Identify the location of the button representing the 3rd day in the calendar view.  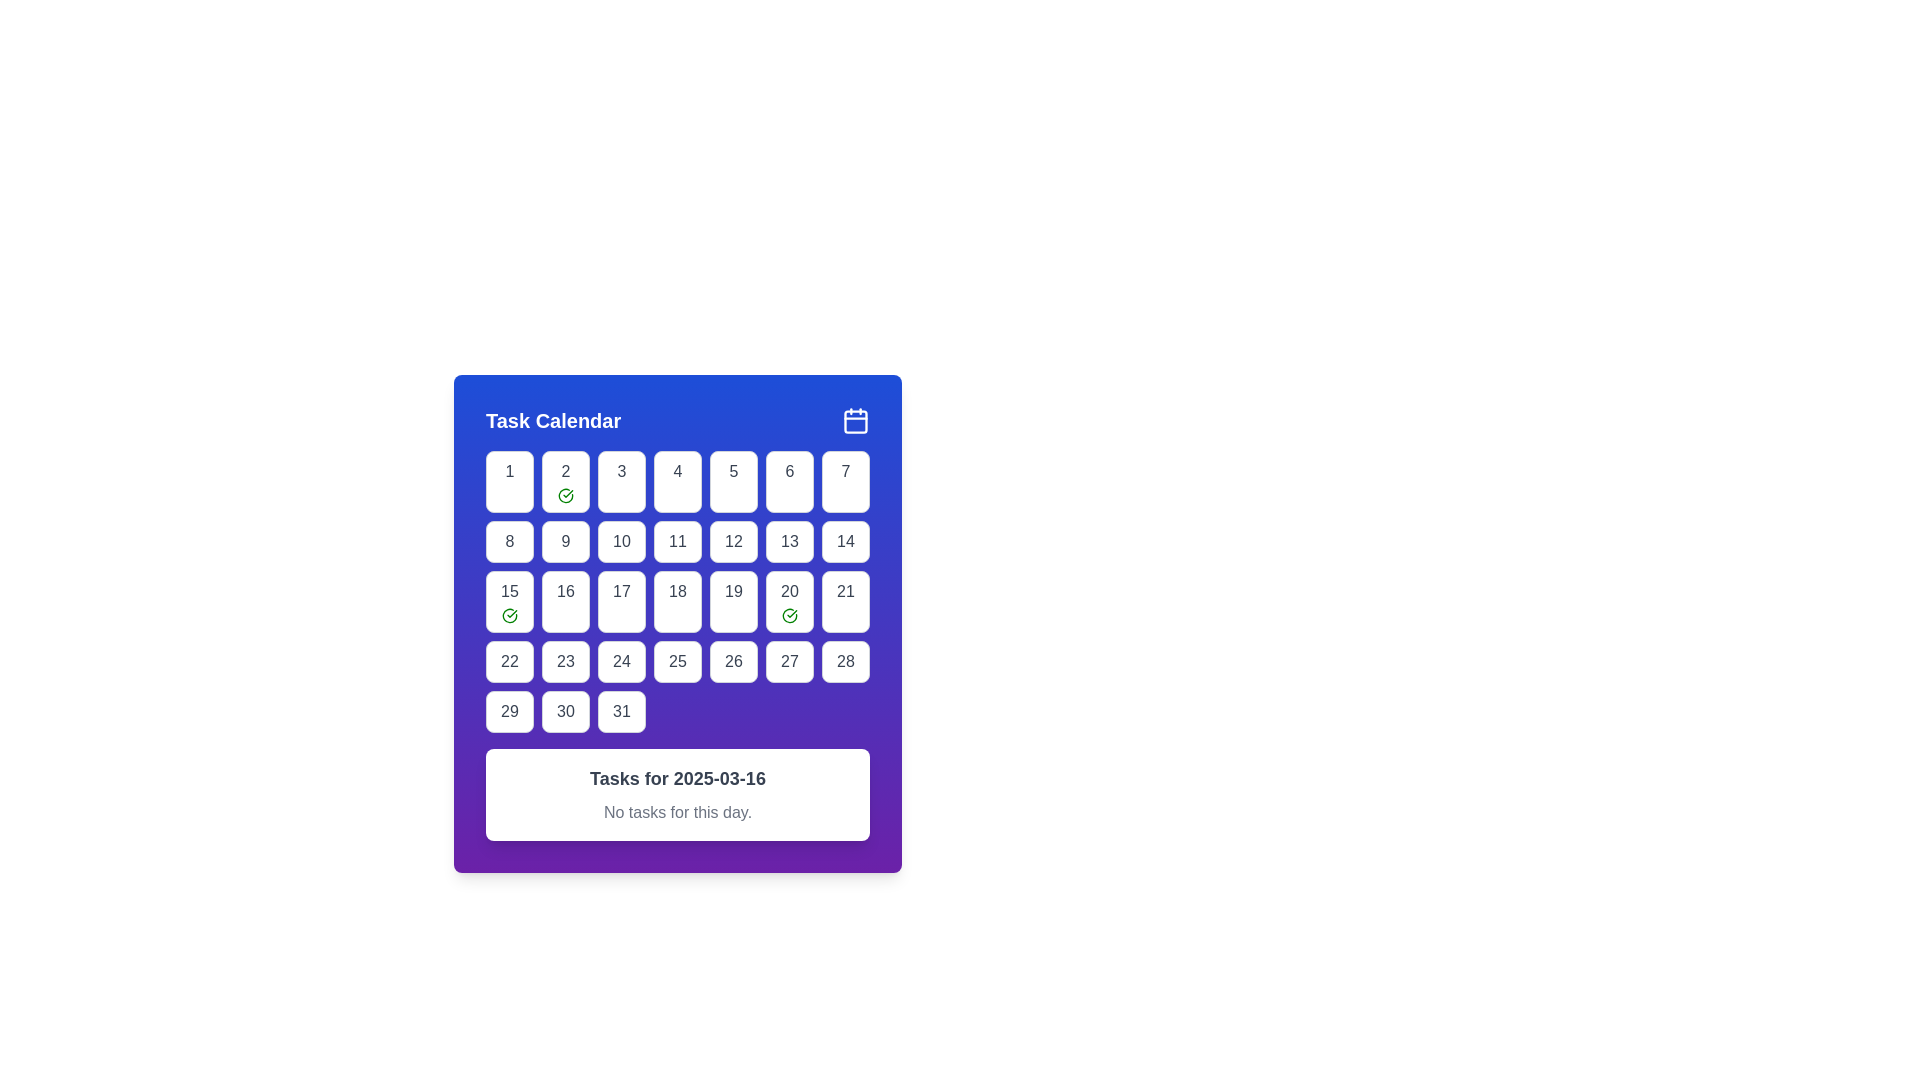
(621, 482).